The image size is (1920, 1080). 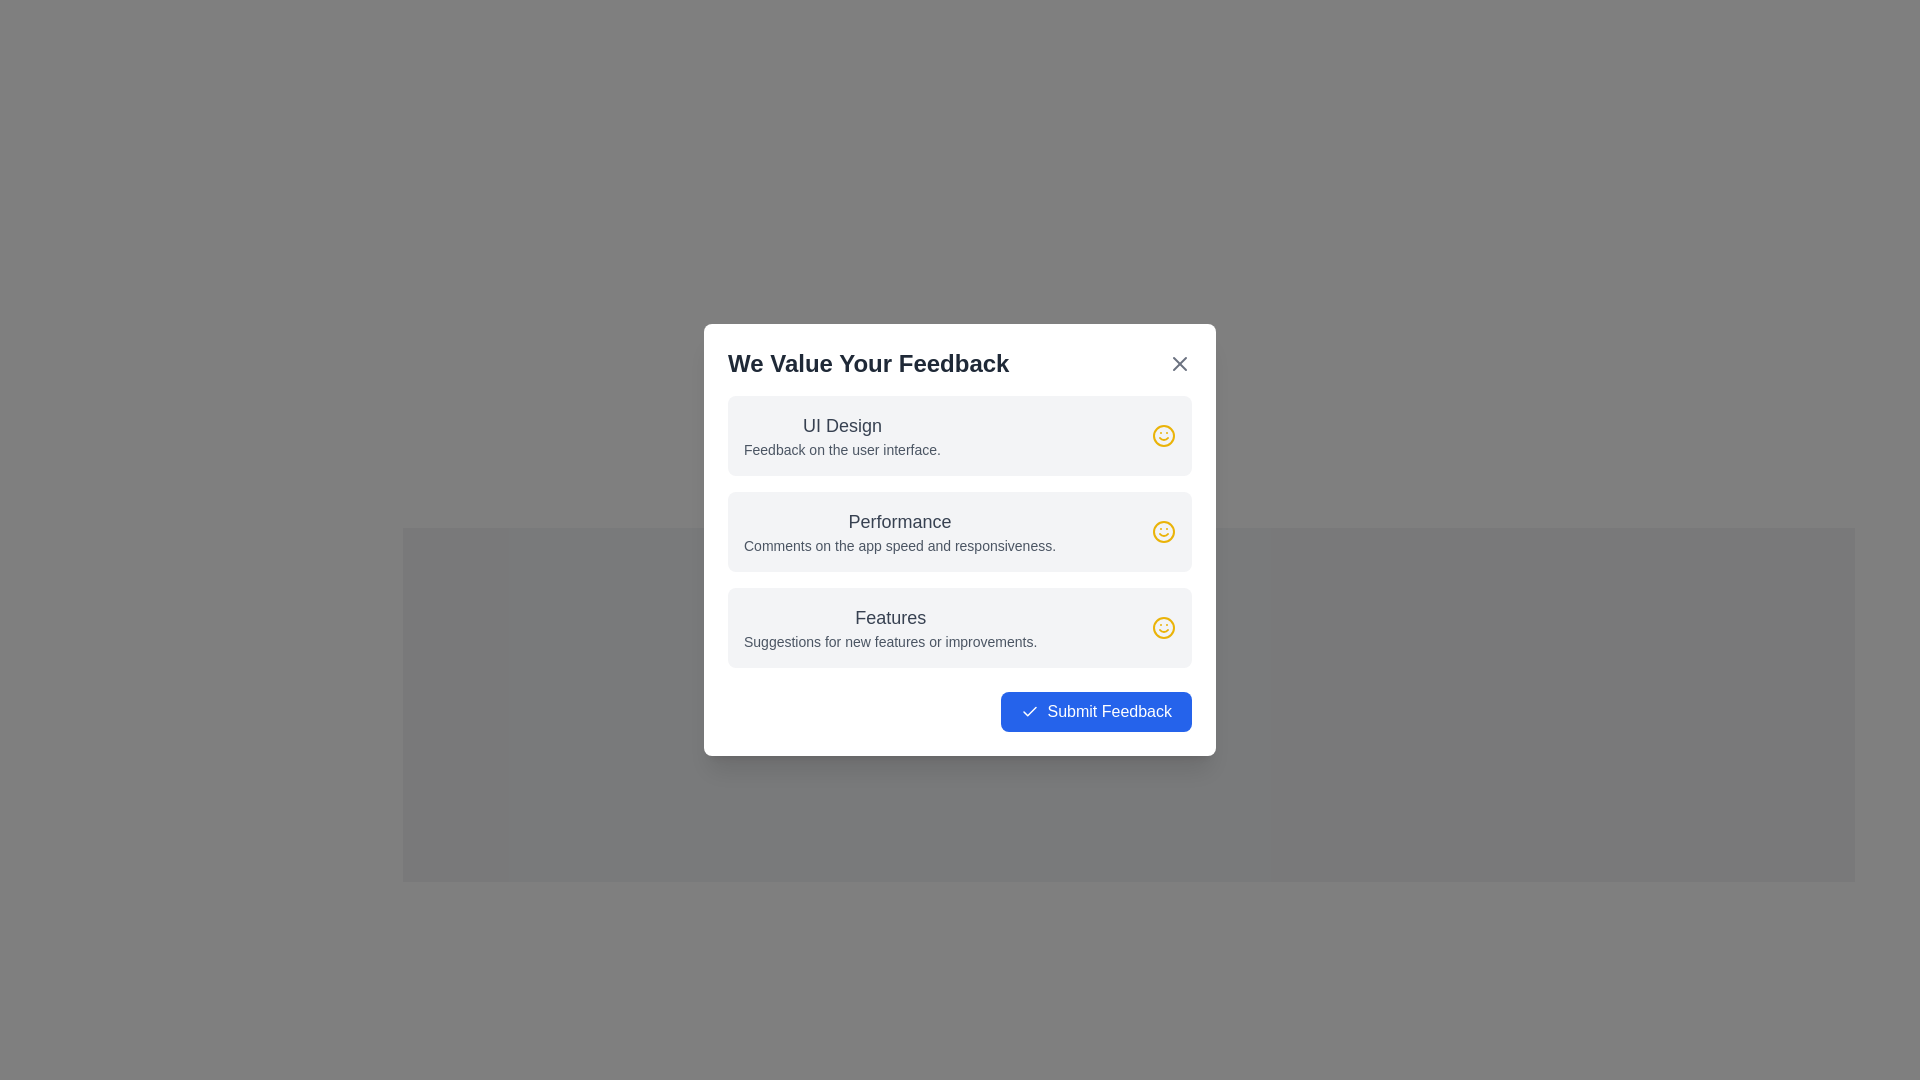 What do you see at coordinates (1163, 627) in the screenshot?
I see `the circular yellow face icon with a smiley expression located in the bottom section of the feedback modal, adjacent to the 'Features' text` at bounding box center [1163, 627].